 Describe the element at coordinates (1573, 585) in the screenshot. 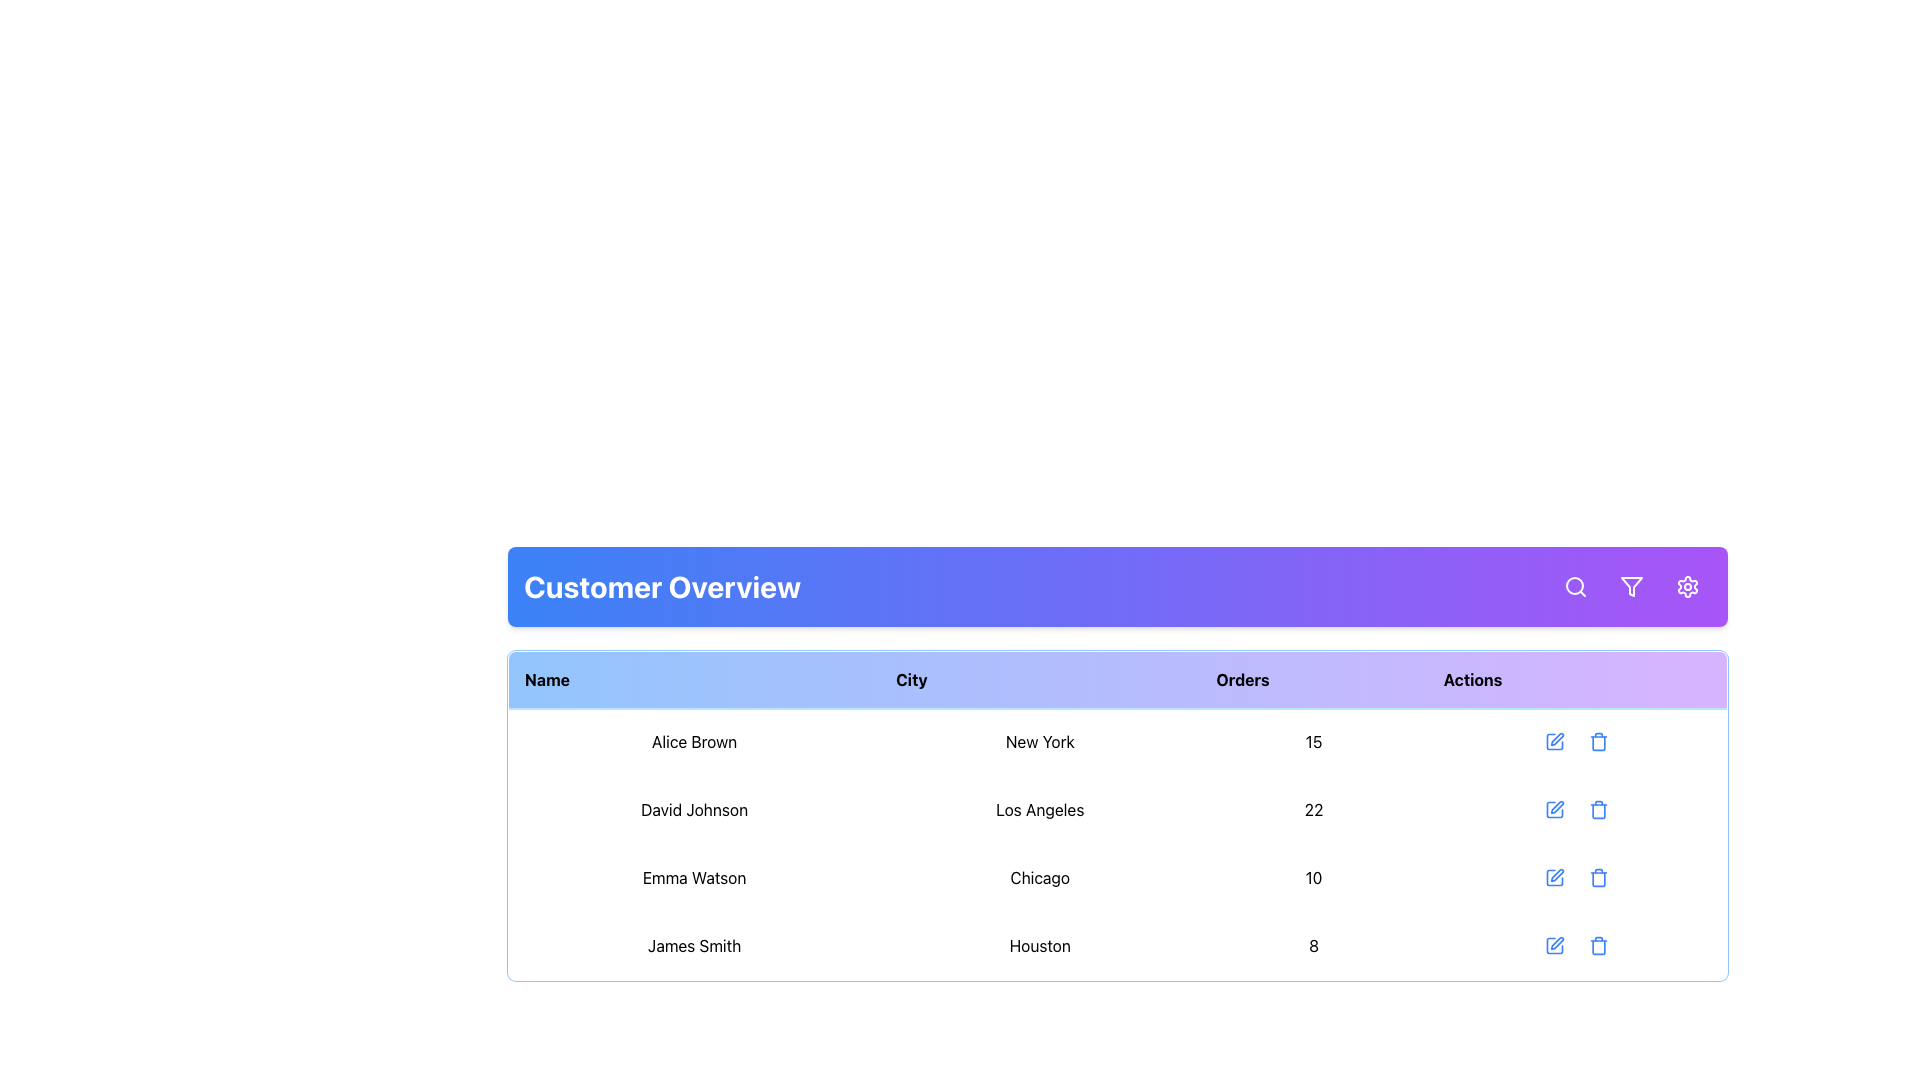

I see `the circular component of the magnifying glass icon in the toolbar` at that location.